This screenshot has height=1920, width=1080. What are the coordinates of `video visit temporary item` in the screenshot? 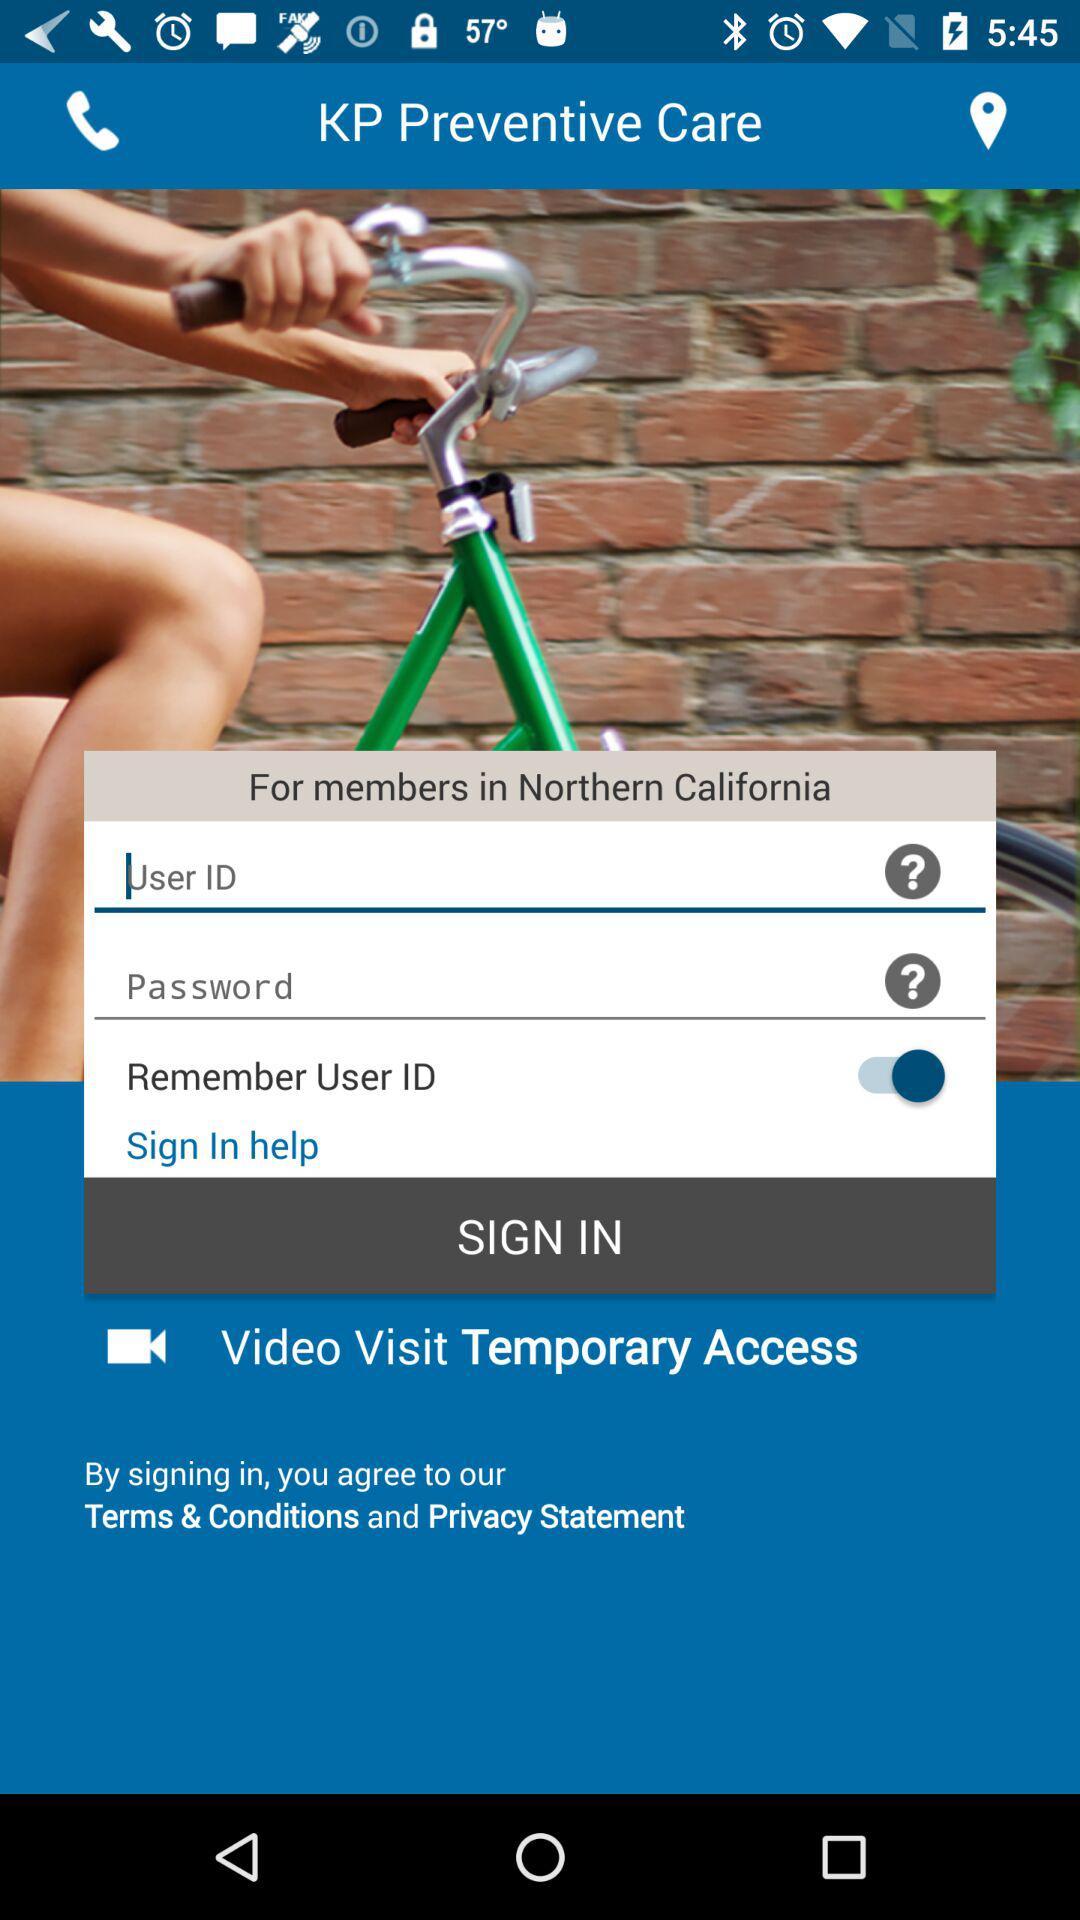 It's located at (591, 1345).